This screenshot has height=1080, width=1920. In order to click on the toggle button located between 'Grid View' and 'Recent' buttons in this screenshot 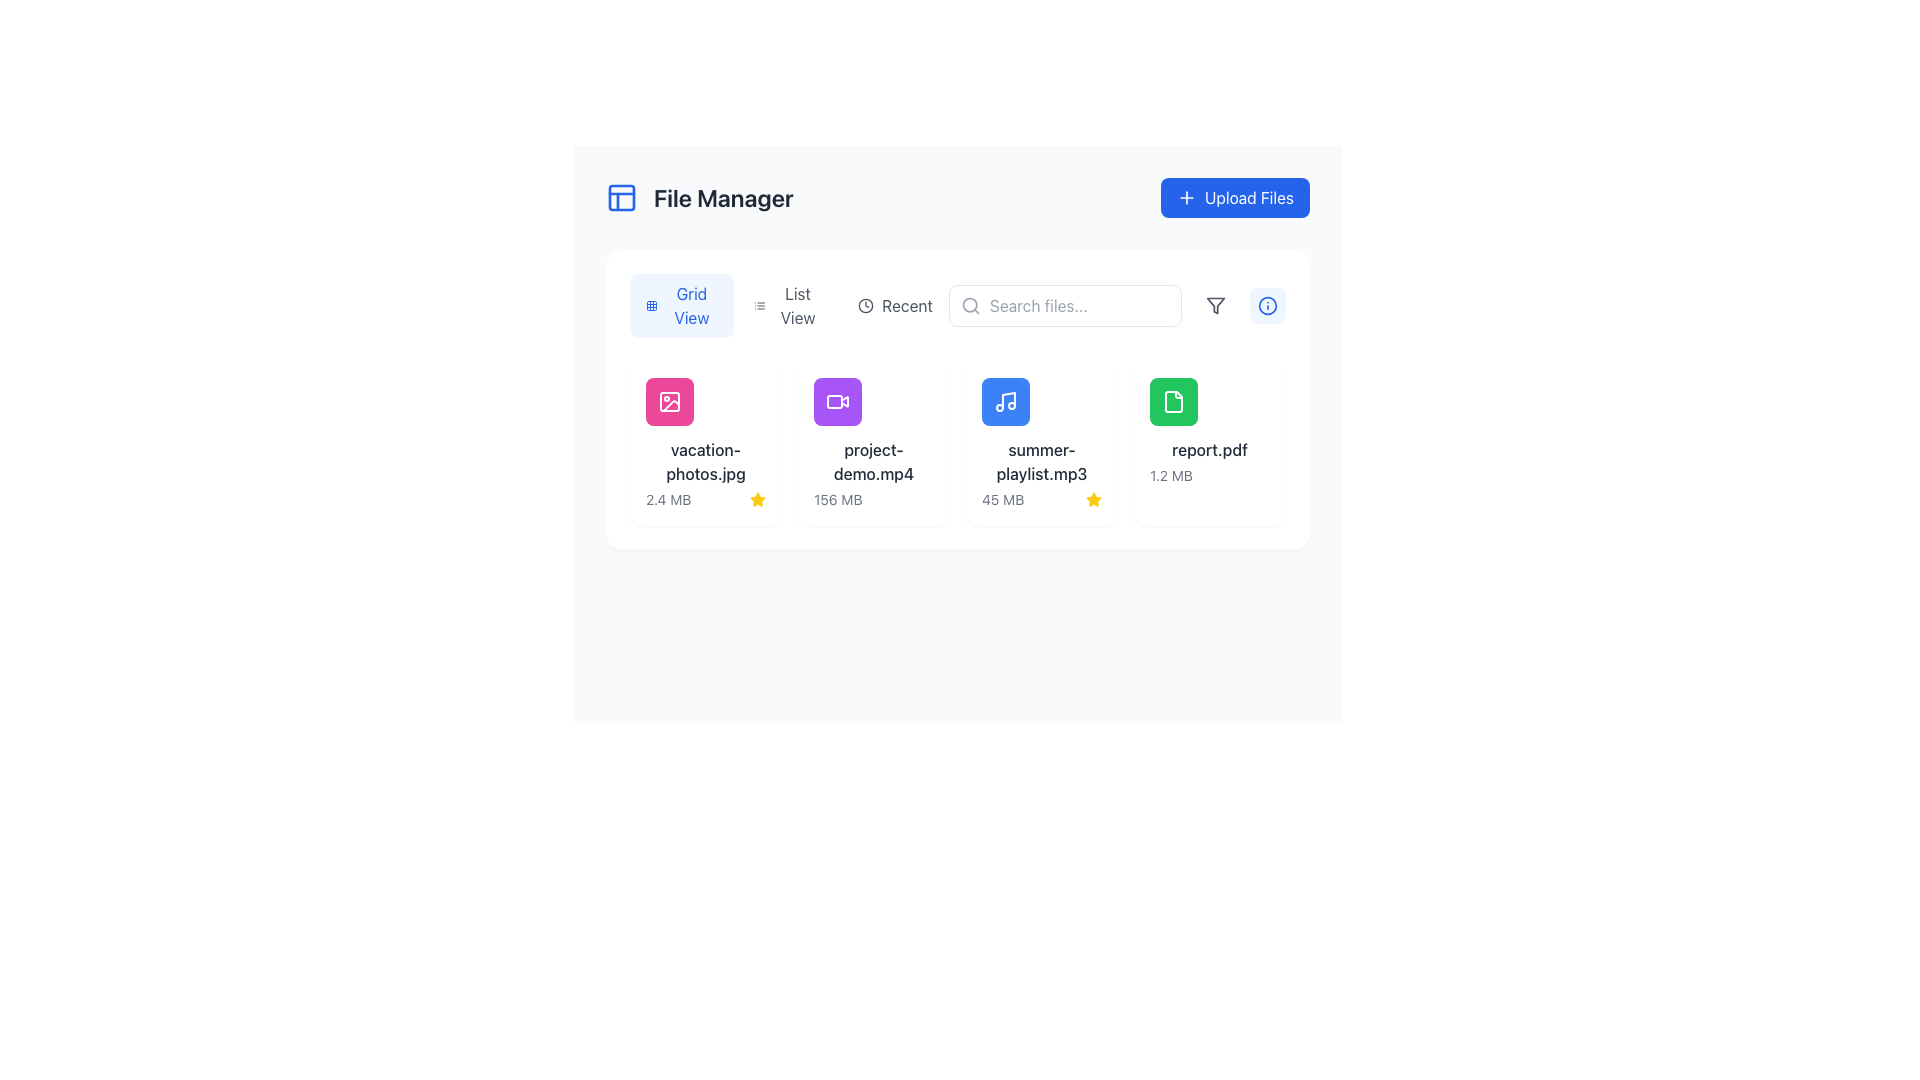, I will do `click(788, 305)`.